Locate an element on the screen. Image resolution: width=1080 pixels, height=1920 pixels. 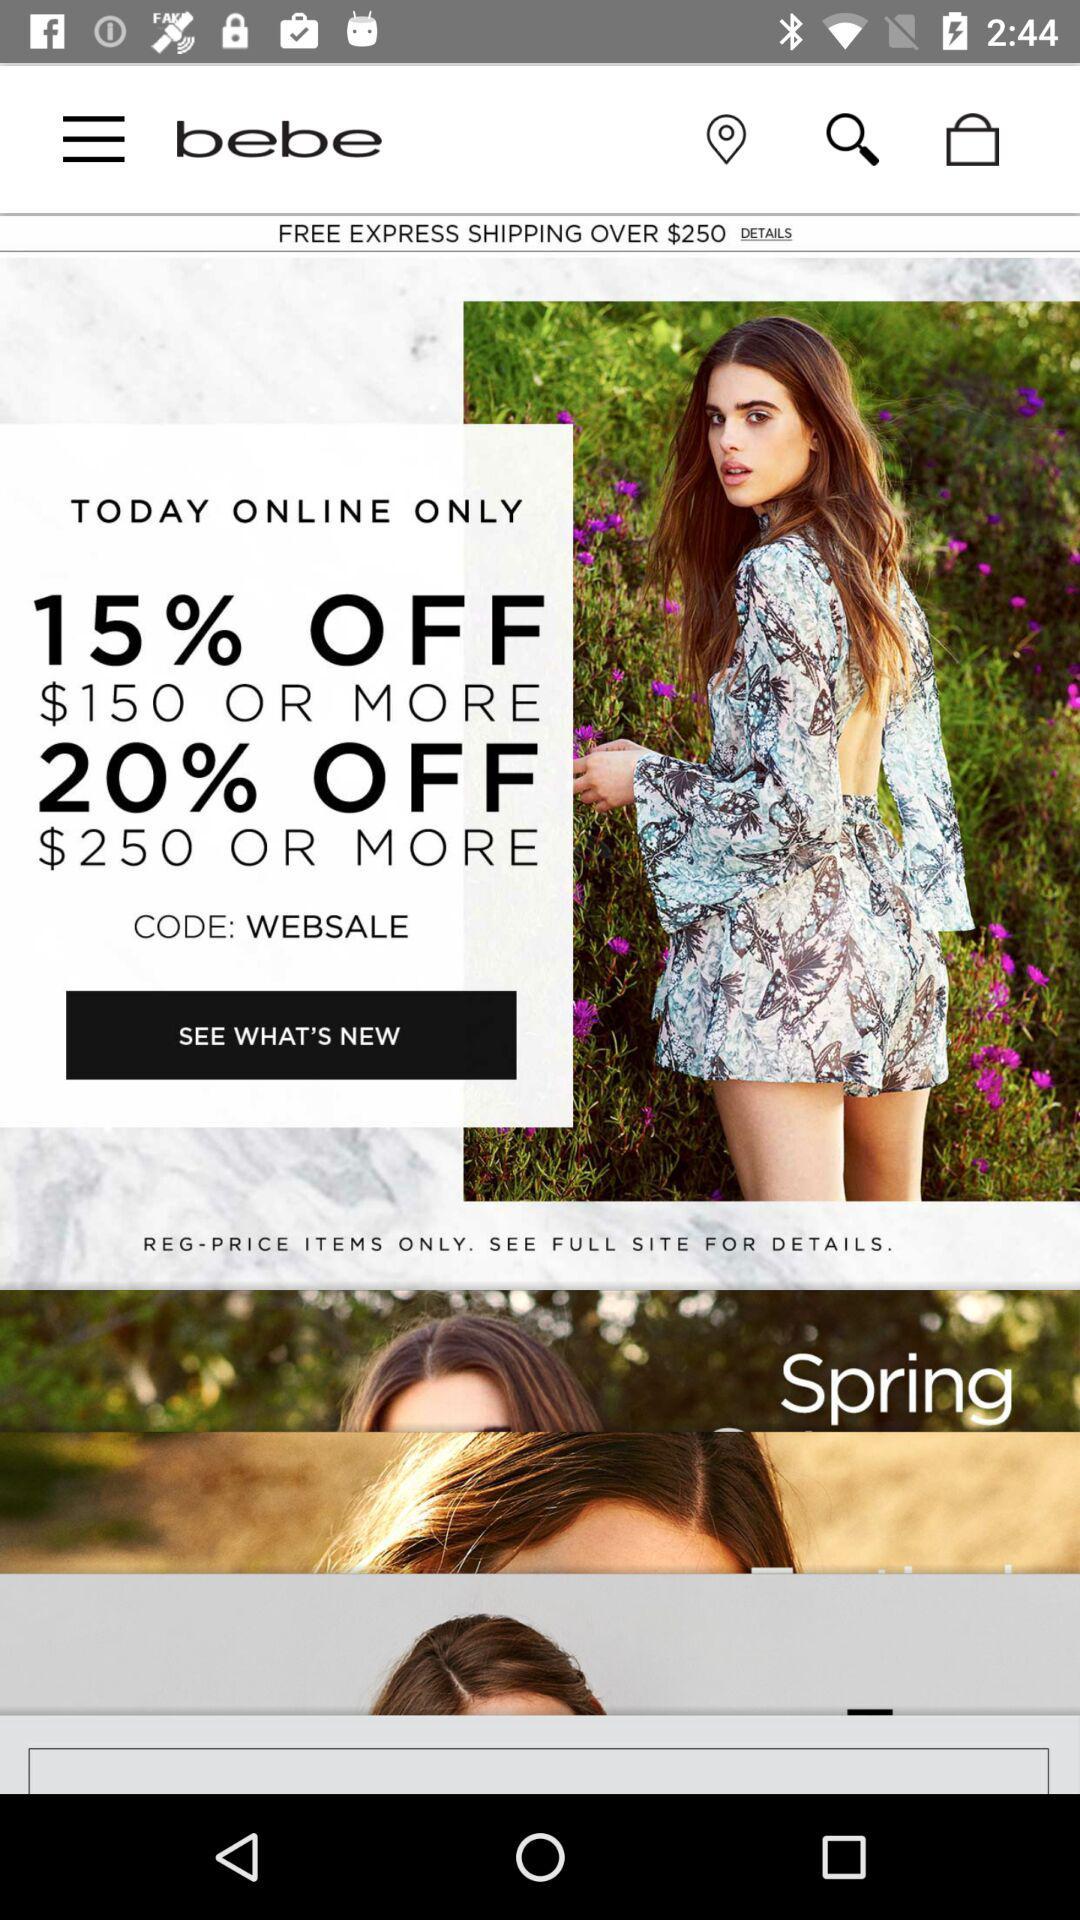
go home is located at coordinates (279, 138).